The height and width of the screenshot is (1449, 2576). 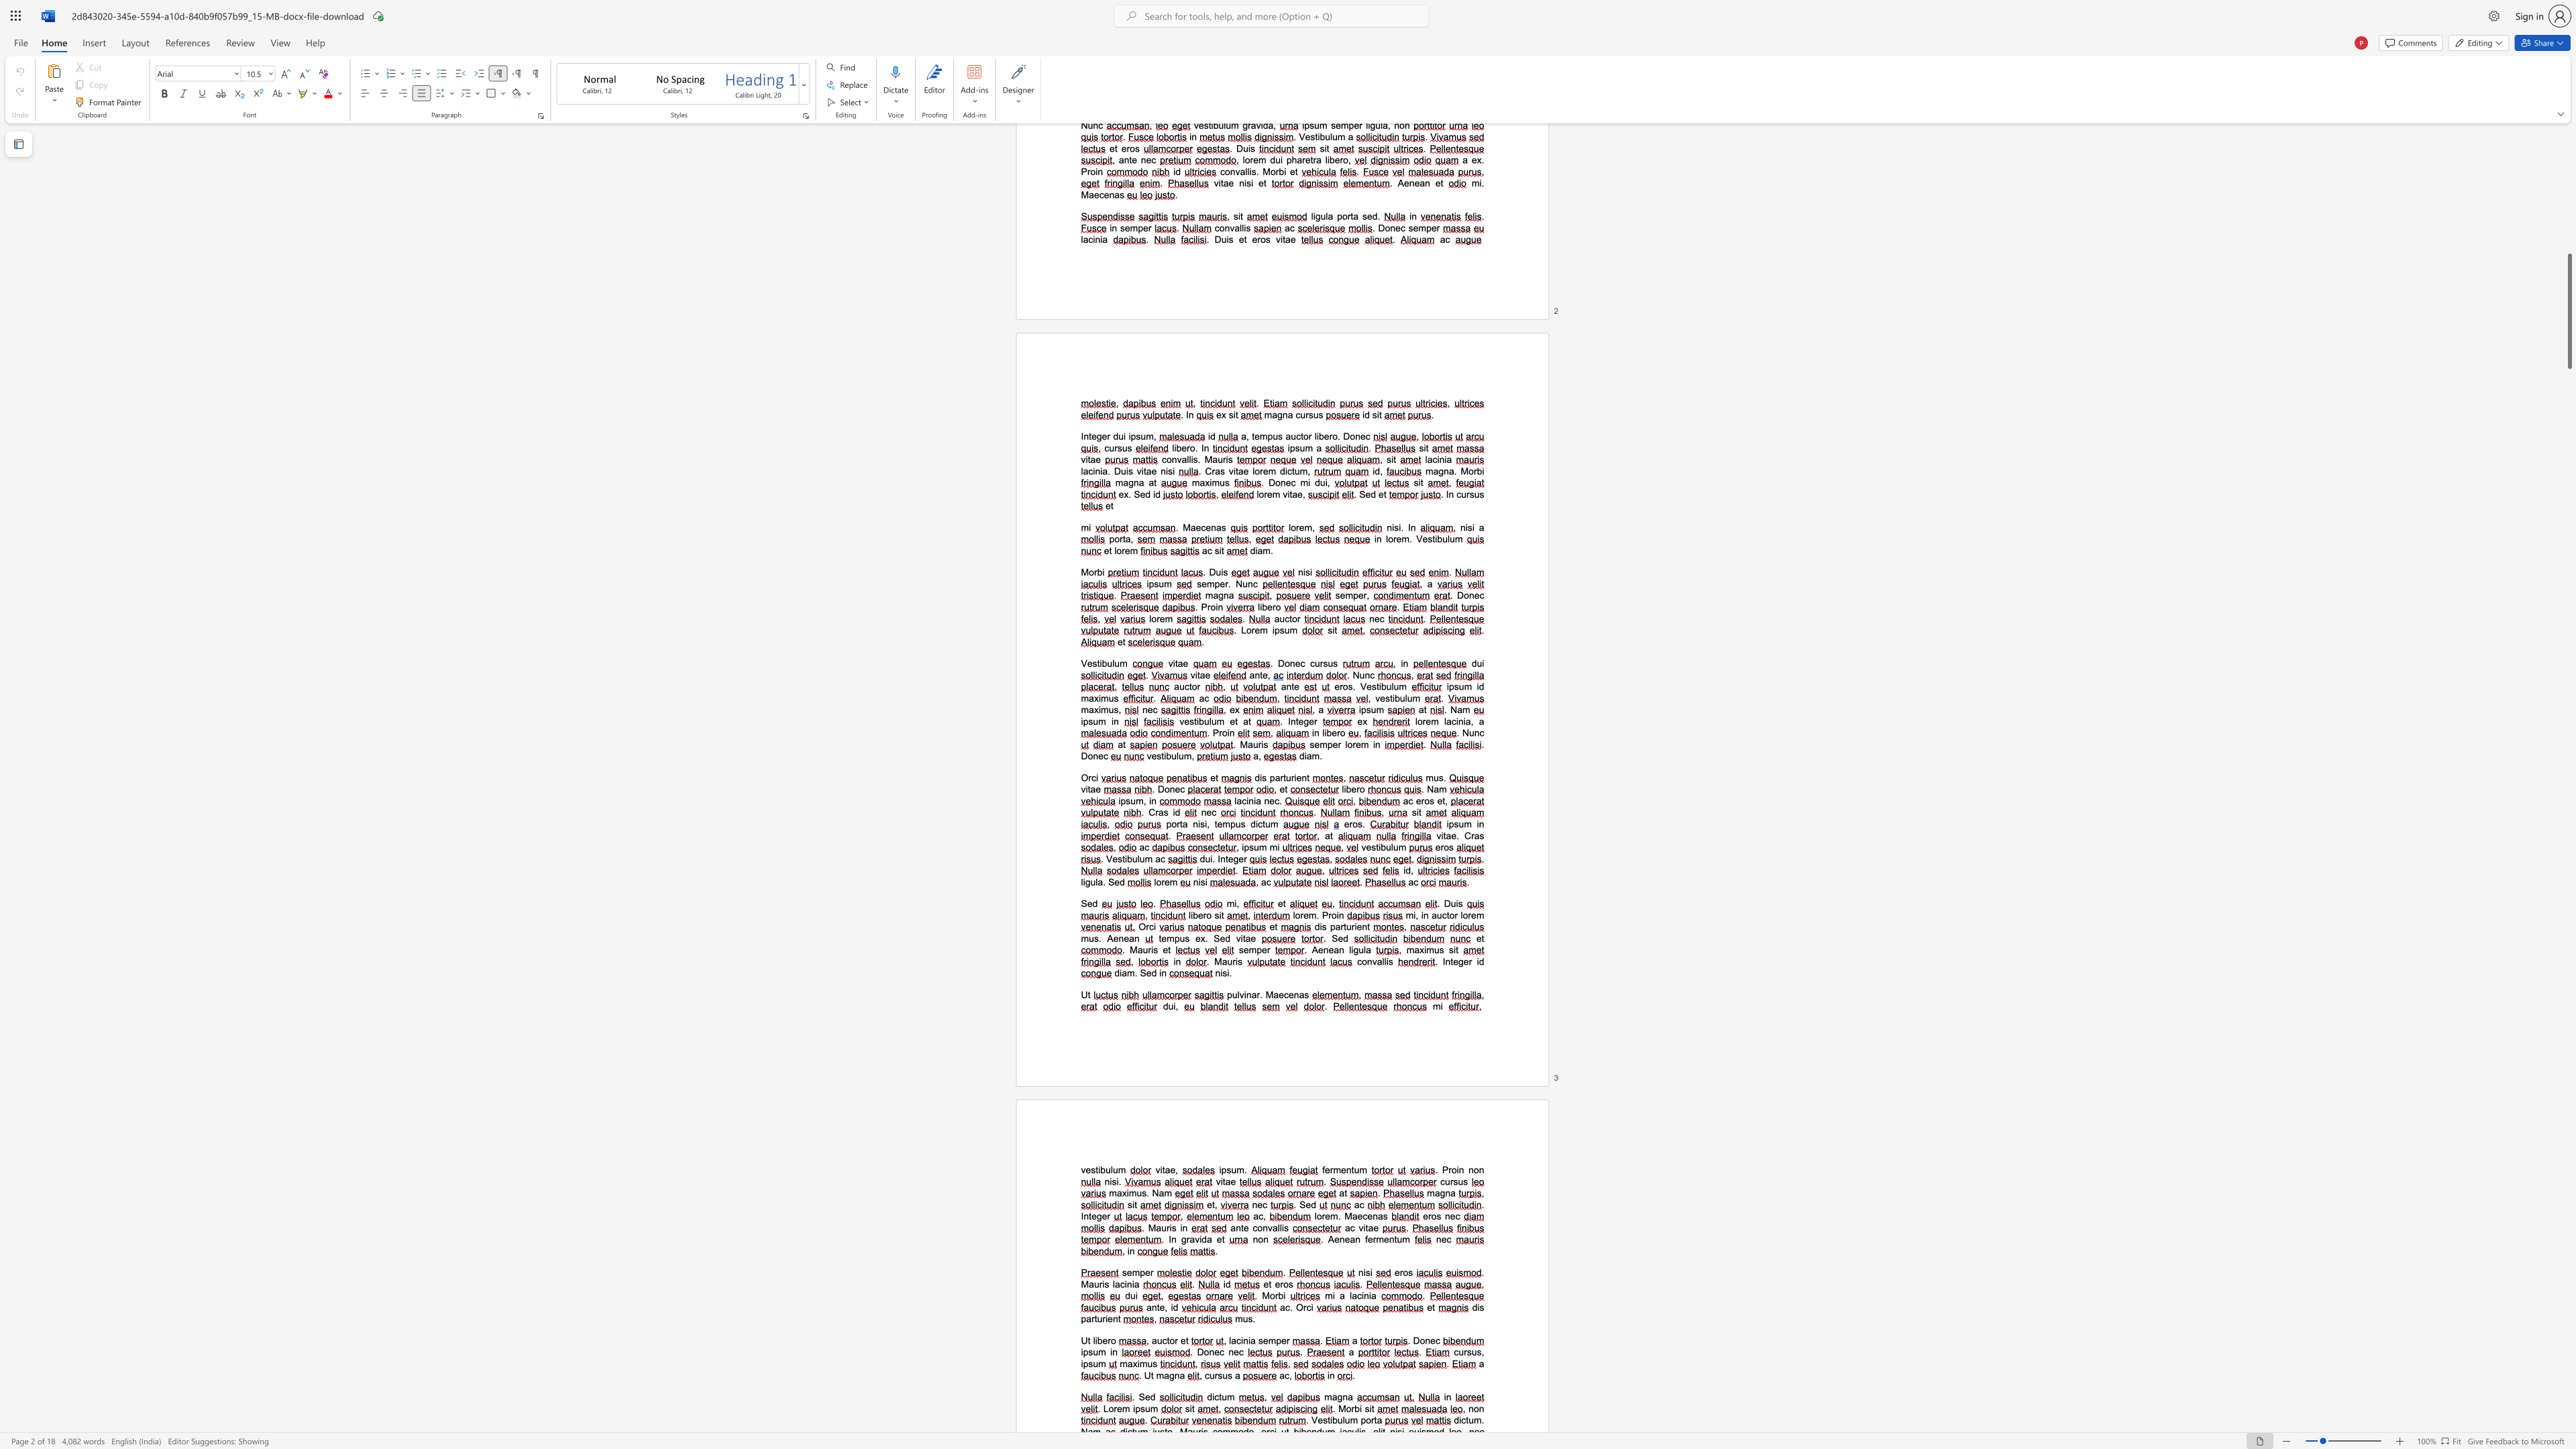 I want to click on the 2th character "u" in the text, so click(x=1115, y=1170).